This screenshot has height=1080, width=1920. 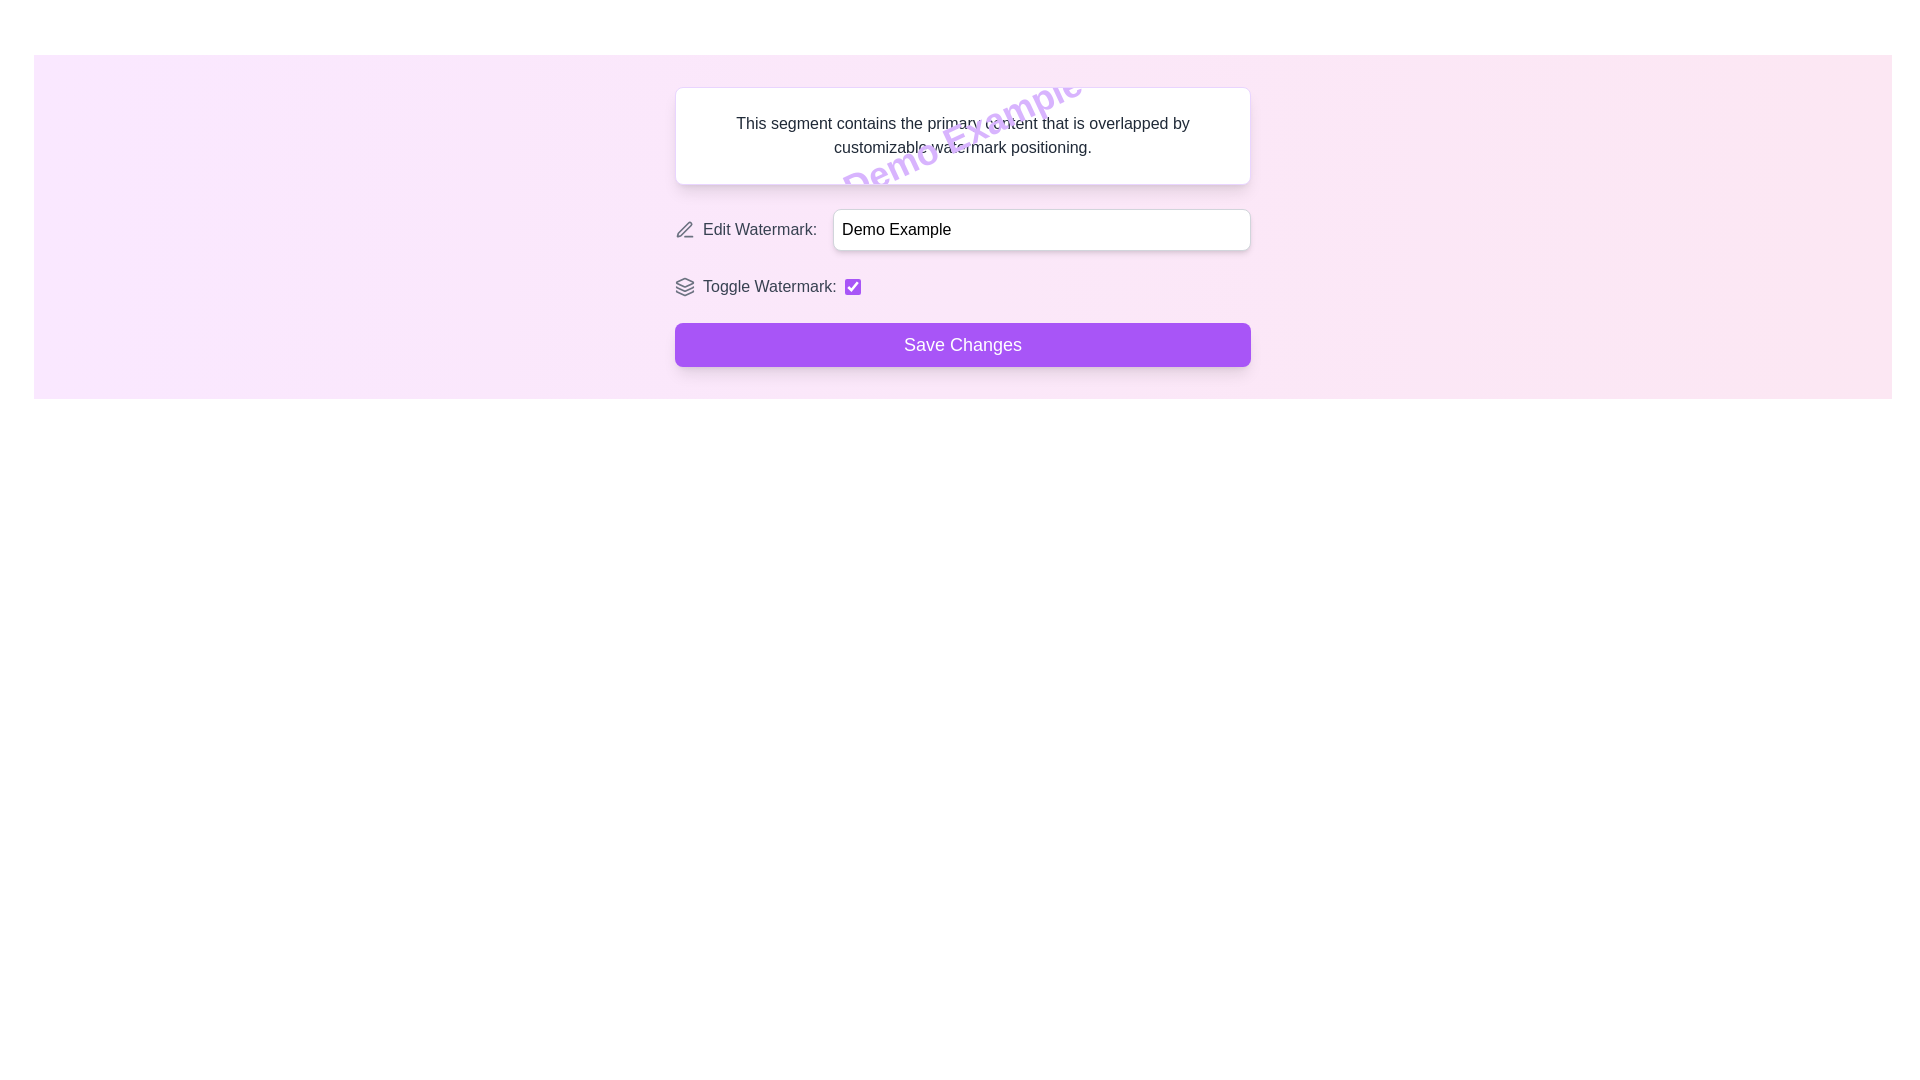 What do you see at coordinates (963, 286) in the screenshot?
I see `the checkbox that allows users` at bounding box center [963, 286].